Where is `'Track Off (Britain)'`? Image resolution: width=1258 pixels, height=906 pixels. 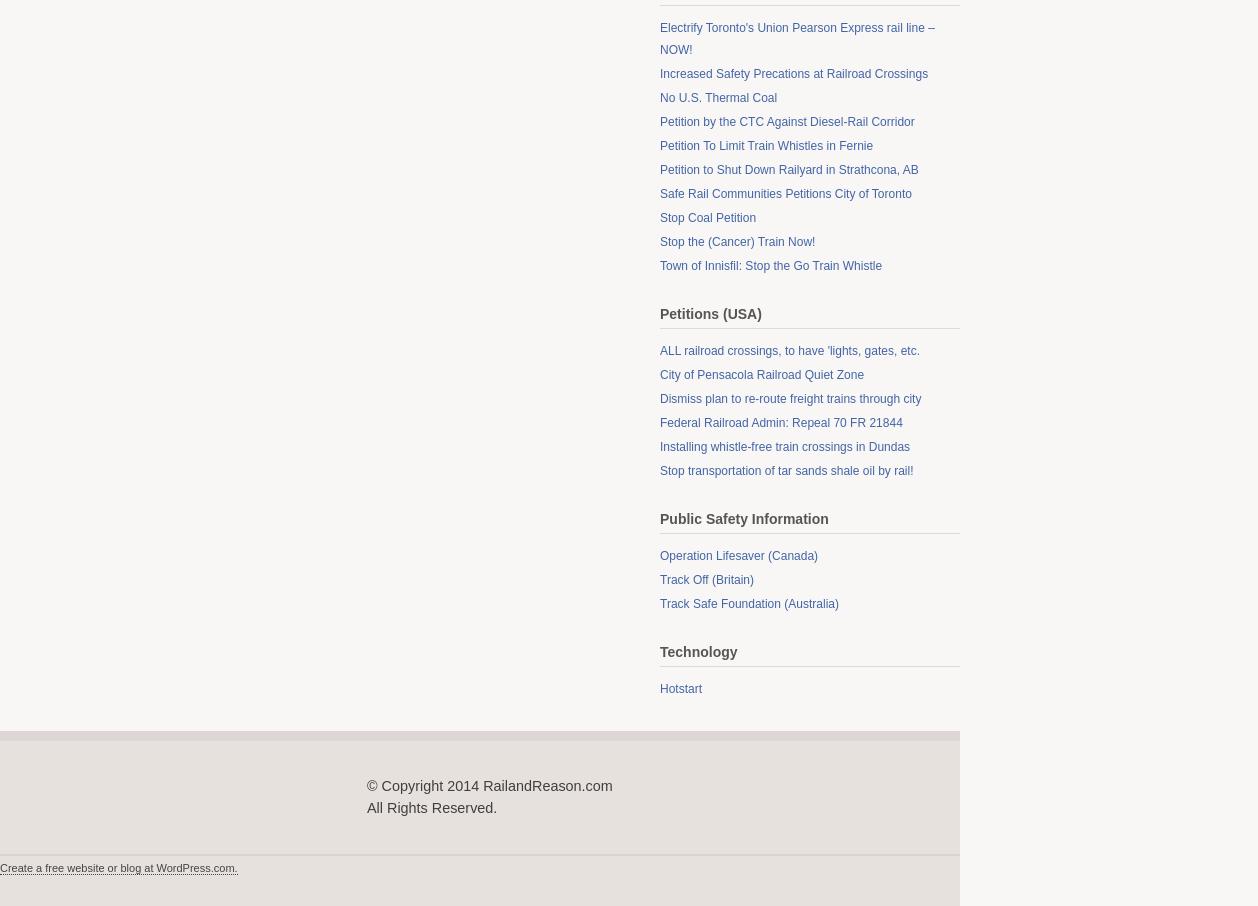 'Track Off (Britain)' is located at coordinates (659, 579).